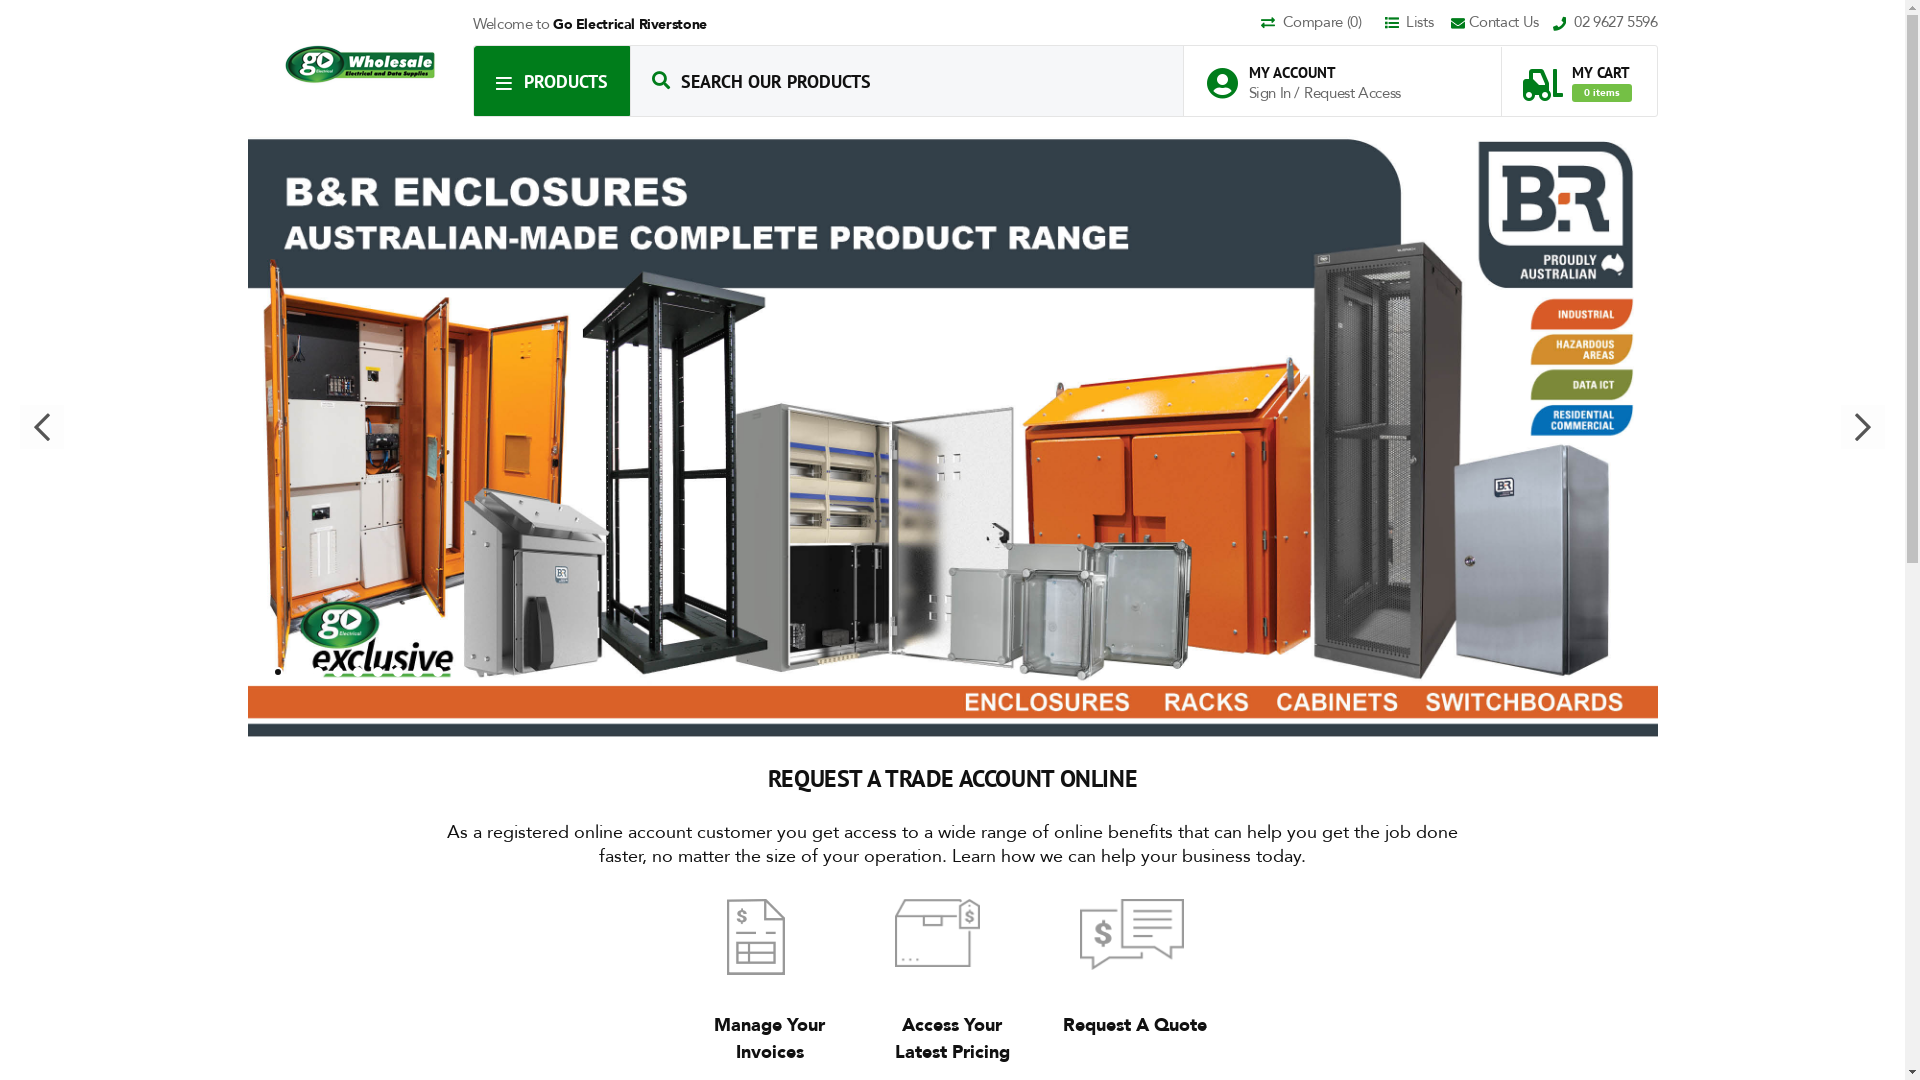 The height and width of the screenshot is (1080, 1920). I want to click on '8', so click(397, 671).